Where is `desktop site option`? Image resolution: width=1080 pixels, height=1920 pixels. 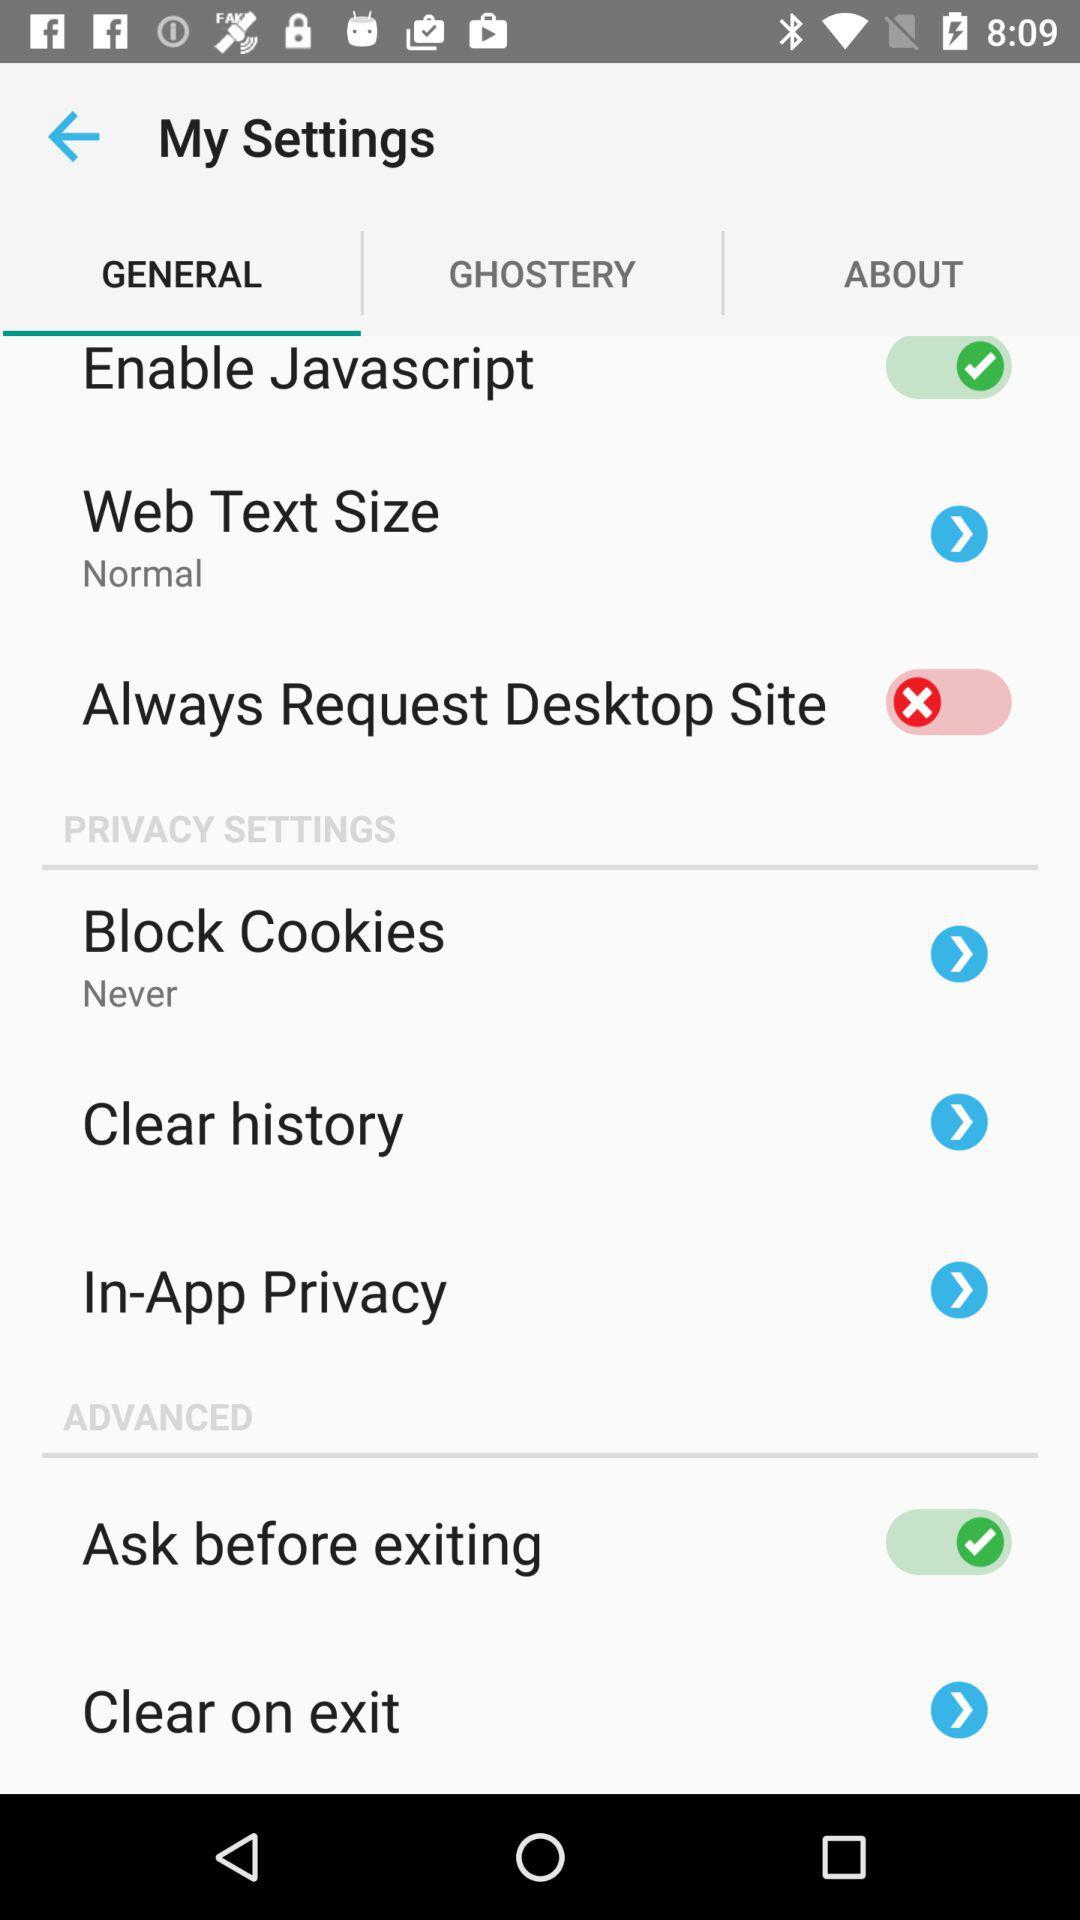 desktop site option is located at coordinates (947, 701).